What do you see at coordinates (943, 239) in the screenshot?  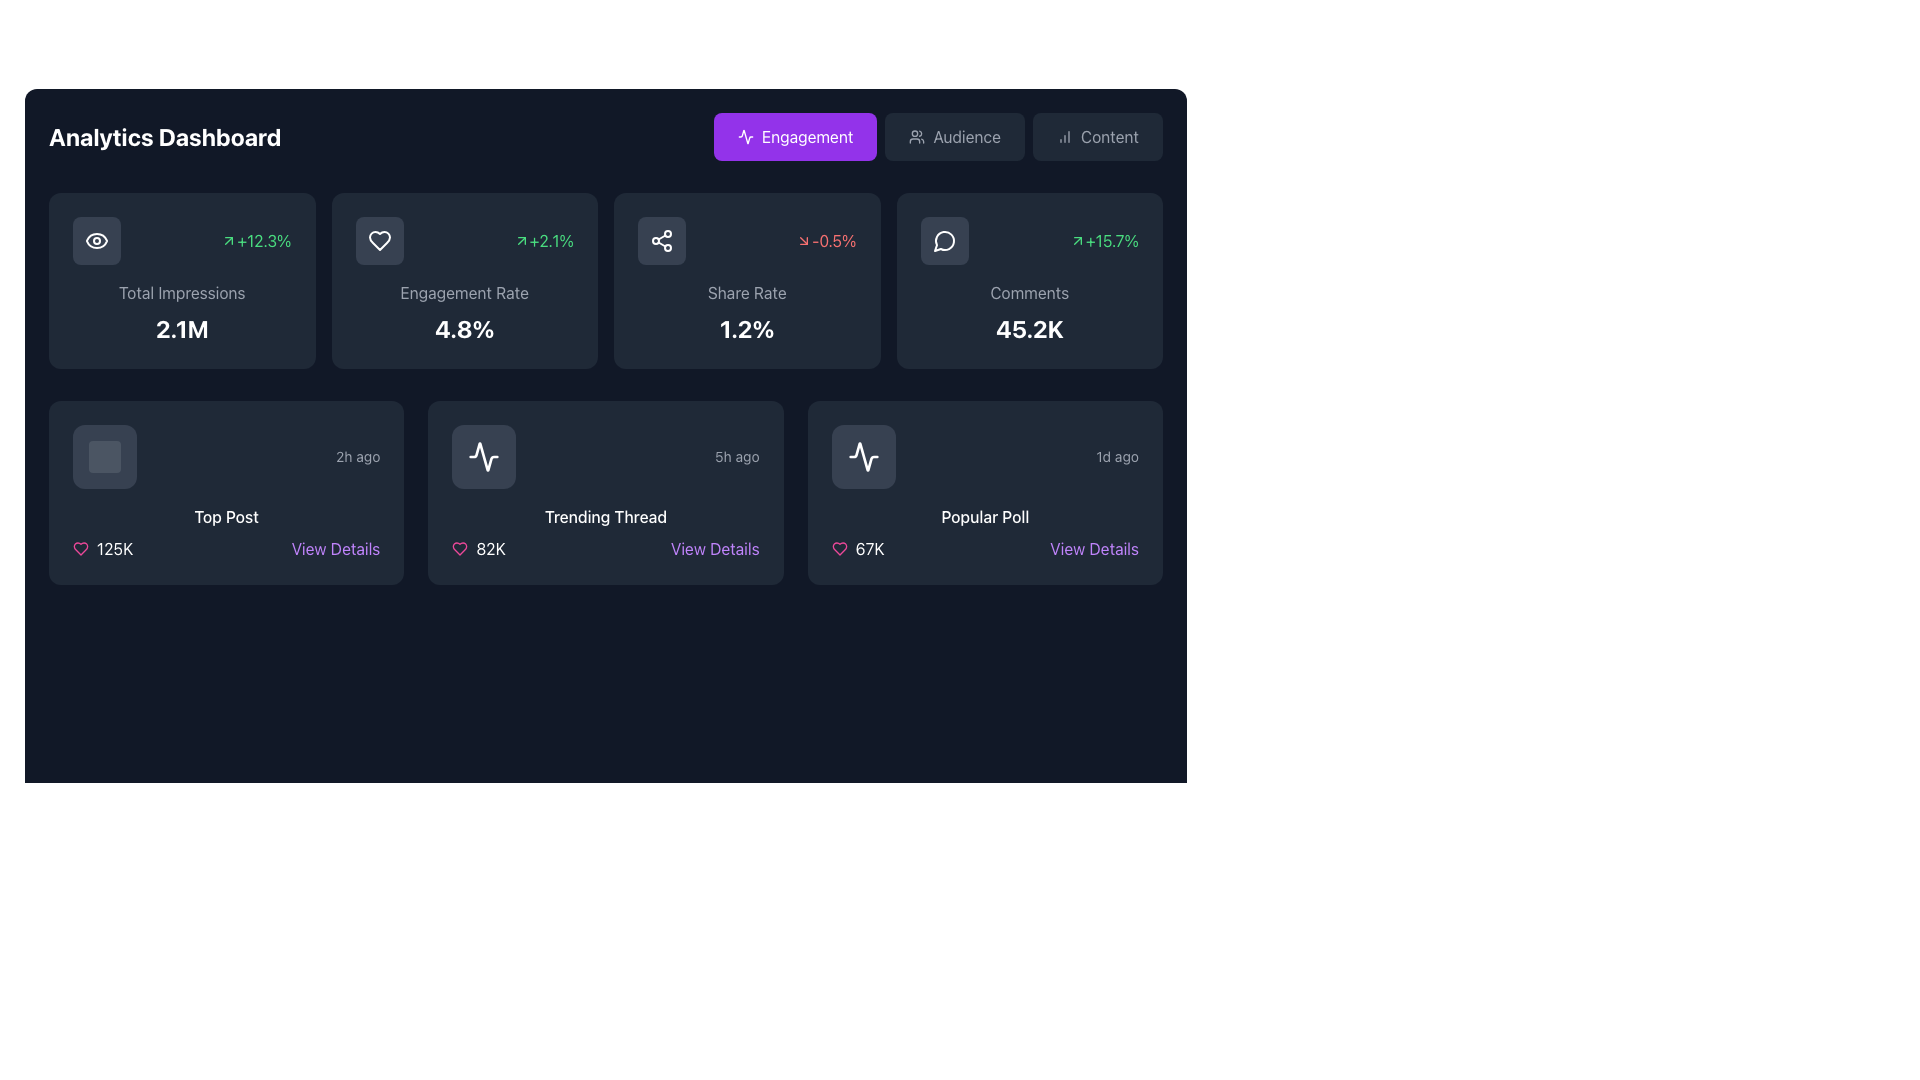 I see `the rounded rectangular icon with a dark gray background and white speech bubble outline located in the top row of cards under the 'Comments' metric, specifically on the rightmost card, without interacting` at bounding box center [943, 239].